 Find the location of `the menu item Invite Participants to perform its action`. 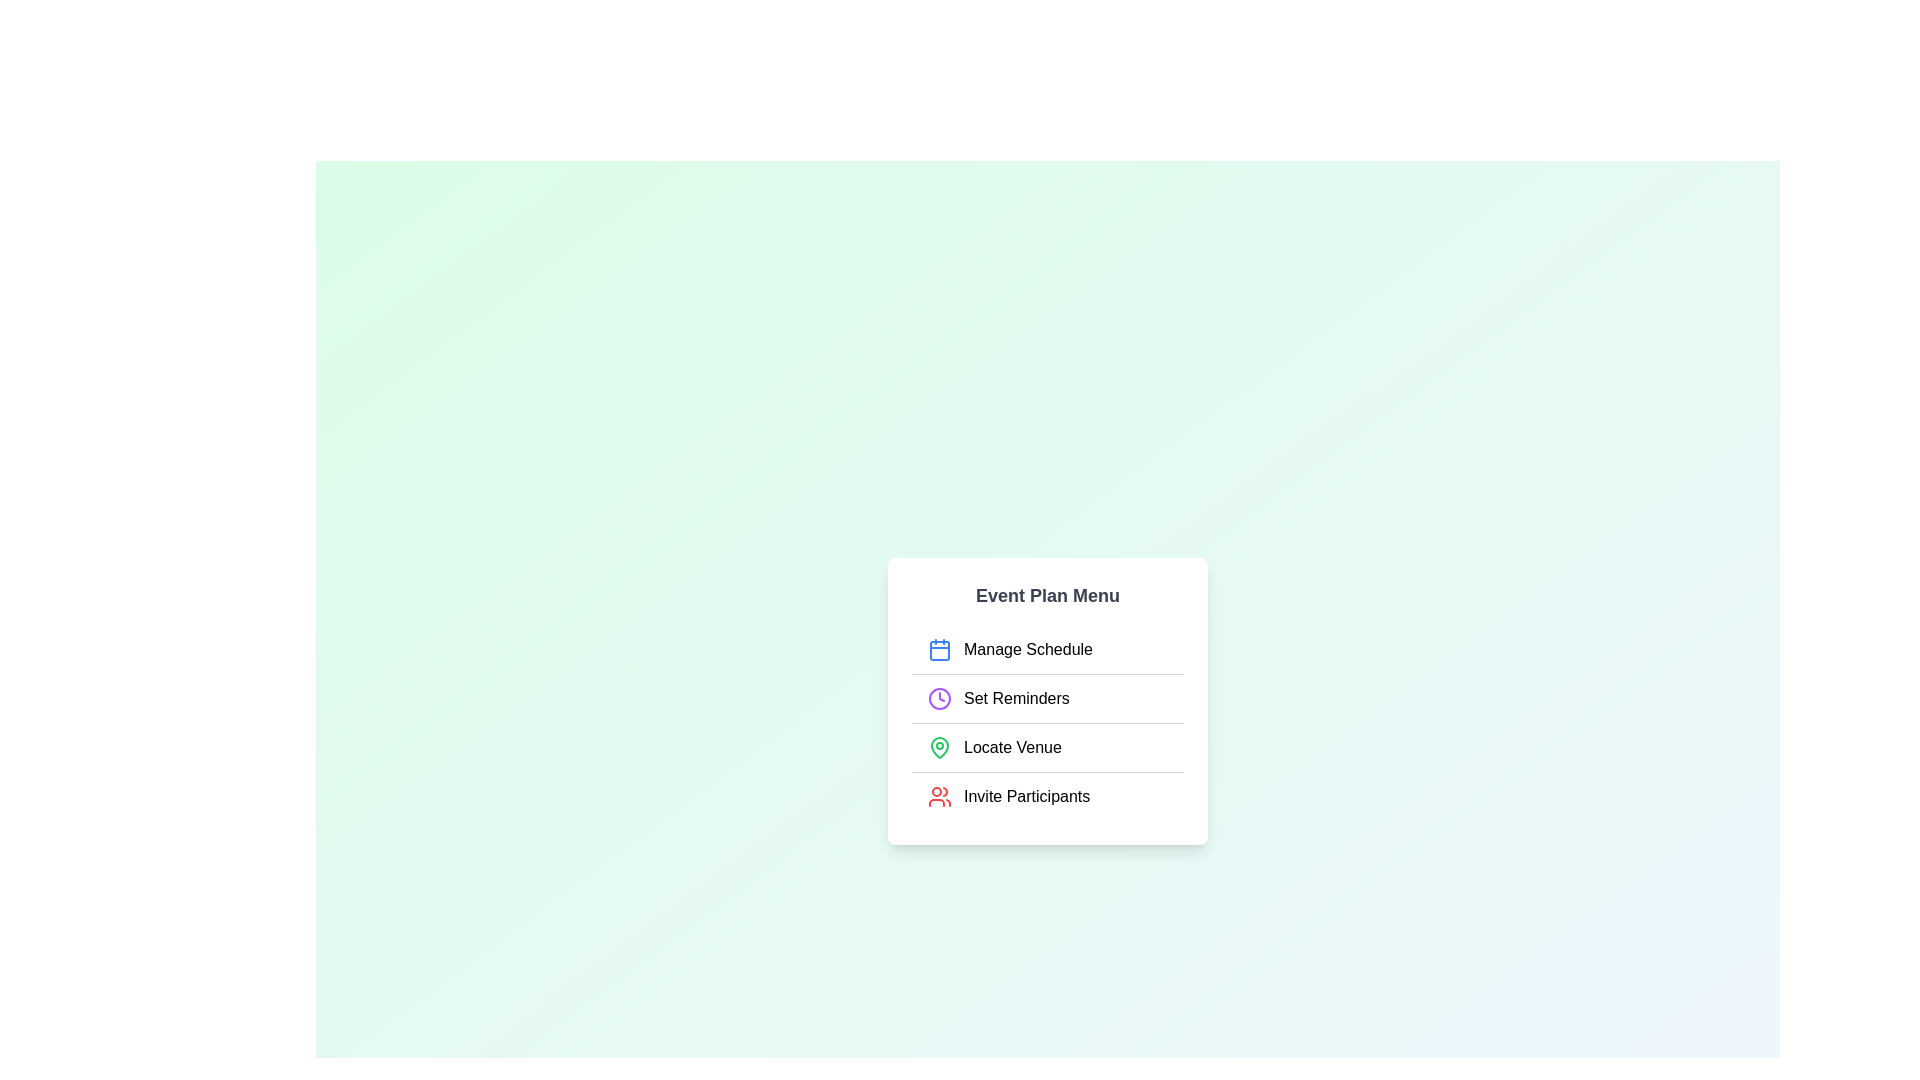

the menu item Invite Participants to perform its action is located at coordinates (1046, 794).